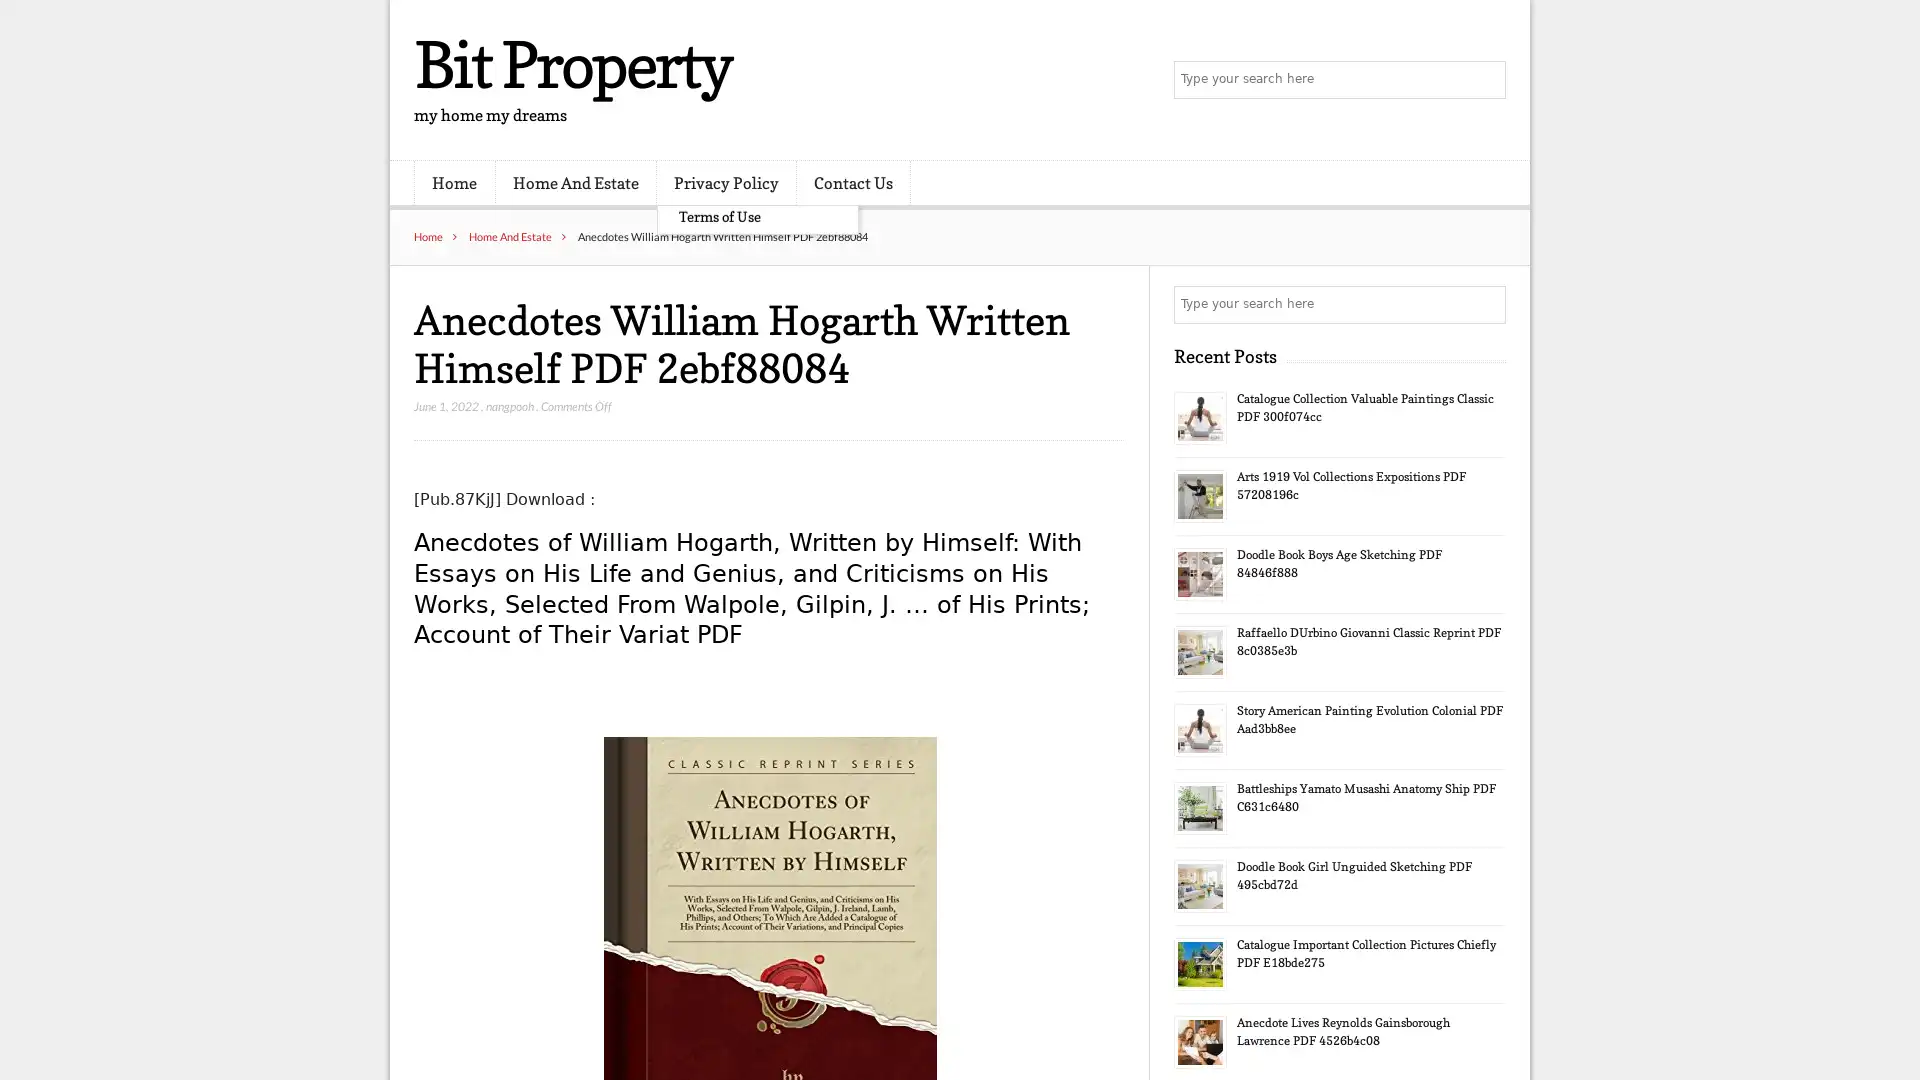 The image size is (1920, 1080). I want to click on Search, so click(1485, 80).